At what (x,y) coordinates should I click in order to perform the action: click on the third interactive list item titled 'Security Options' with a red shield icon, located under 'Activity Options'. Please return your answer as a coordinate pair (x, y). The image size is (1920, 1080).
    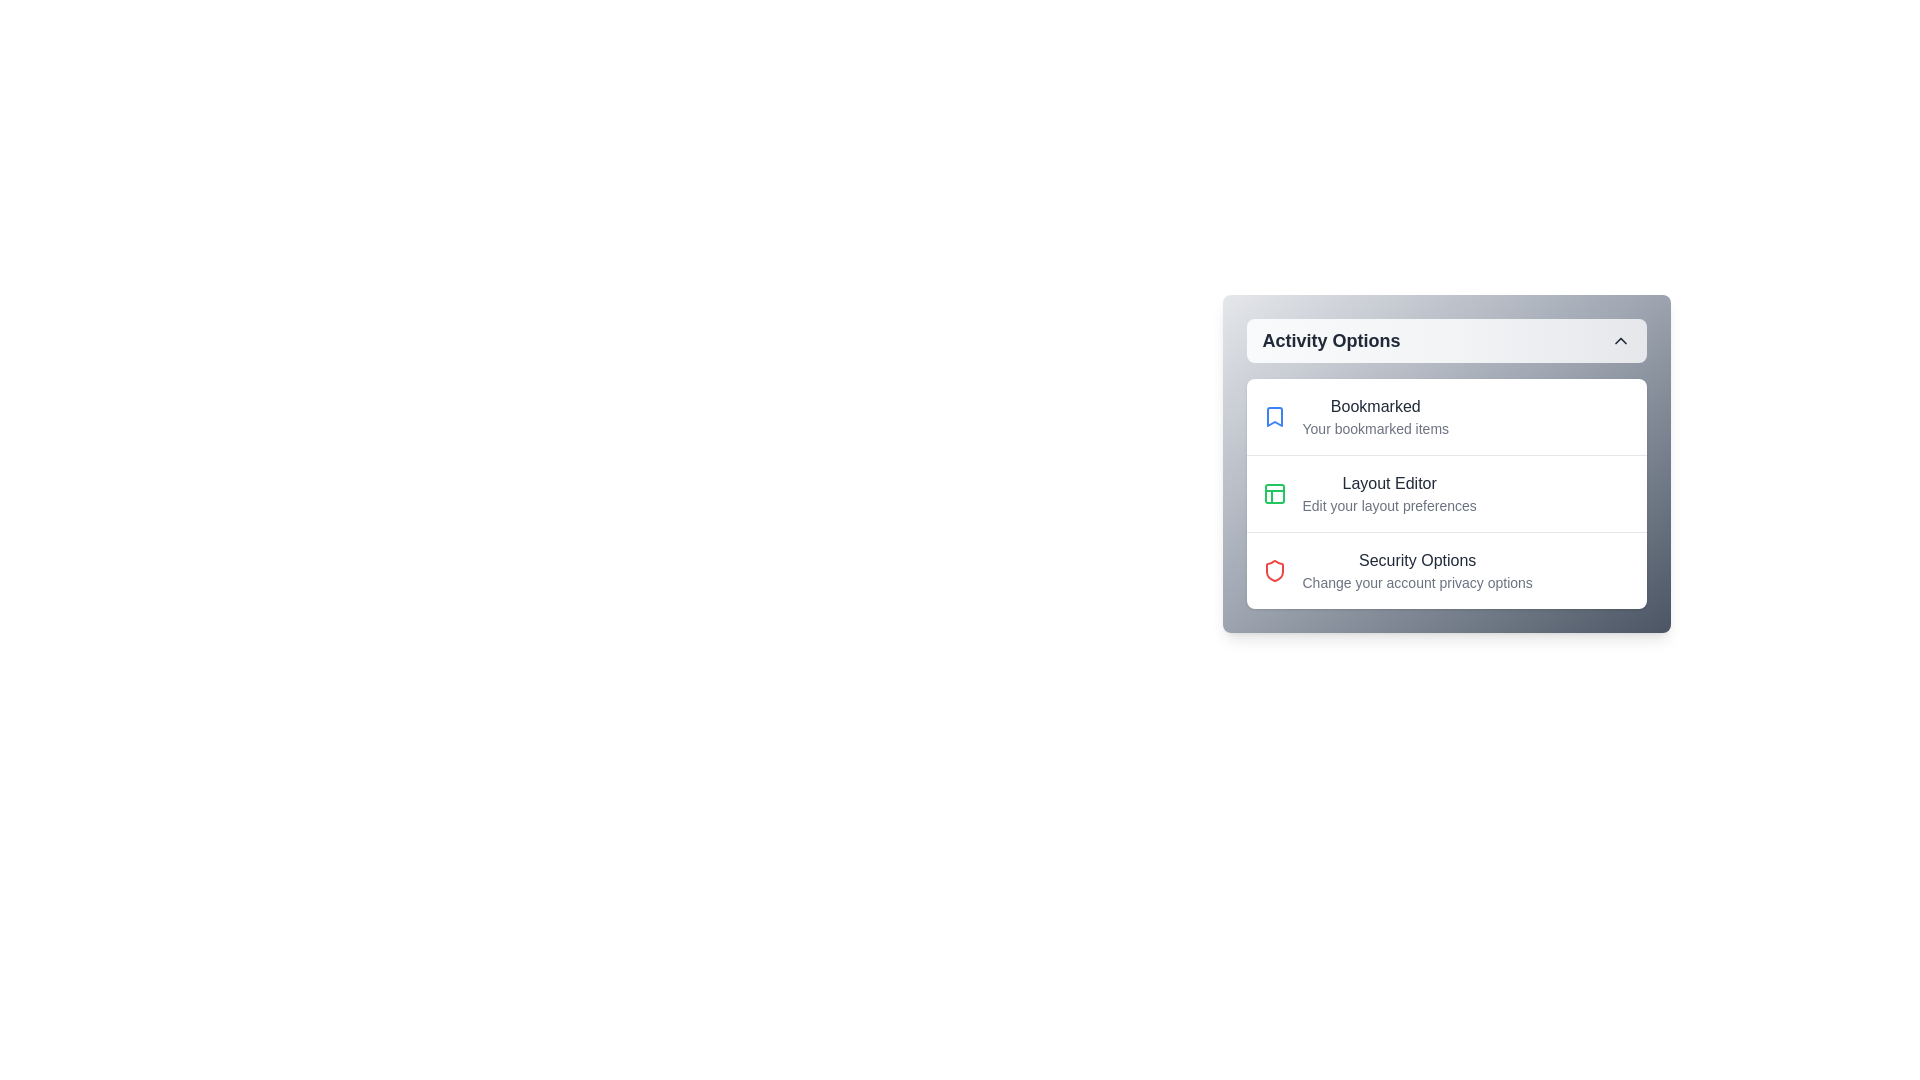
    Looking at the image, I should click on (1446, 570).